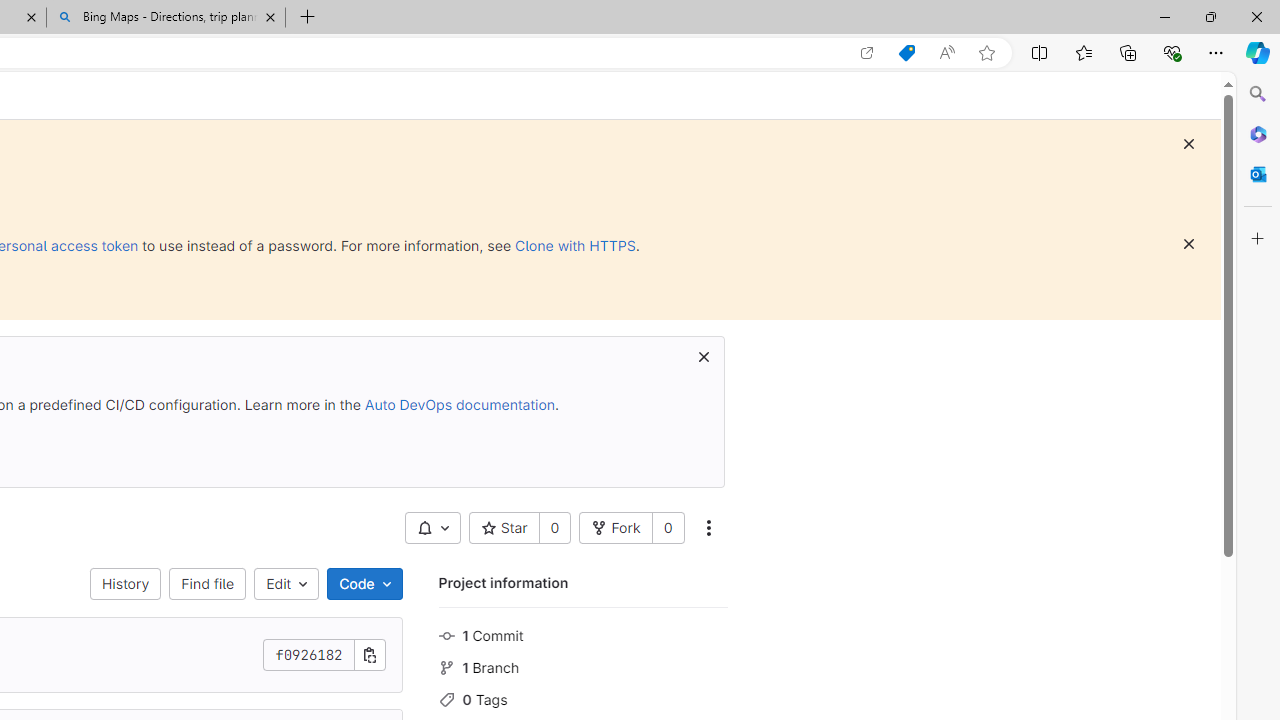 The image size is (1280, 720). Describe the element at coordinates (703, 355) in the screenshot. I see `'Dismiss Auto DevOps box'` at that location.